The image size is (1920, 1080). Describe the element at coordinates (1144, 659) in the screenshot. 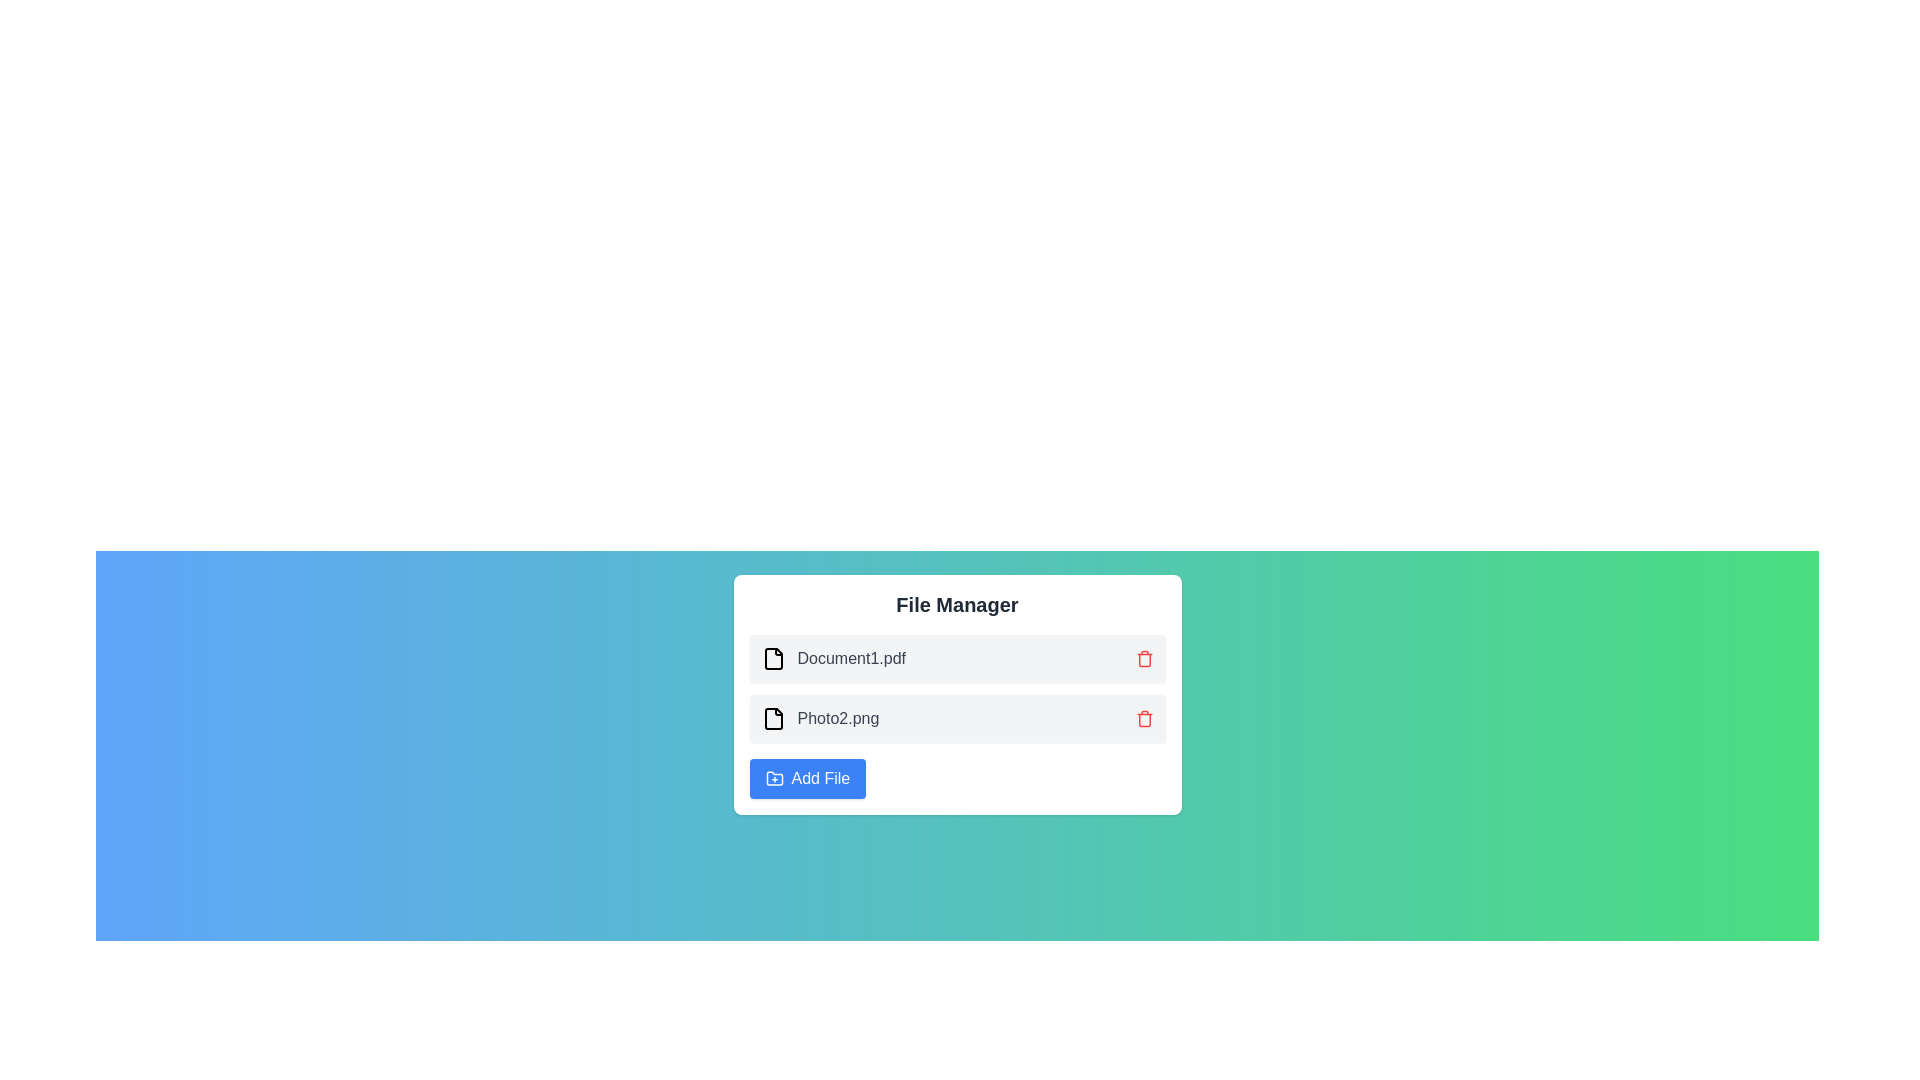

I see `the Trash Icon button used for deleting the file 'Document1.pdf'` at that location.